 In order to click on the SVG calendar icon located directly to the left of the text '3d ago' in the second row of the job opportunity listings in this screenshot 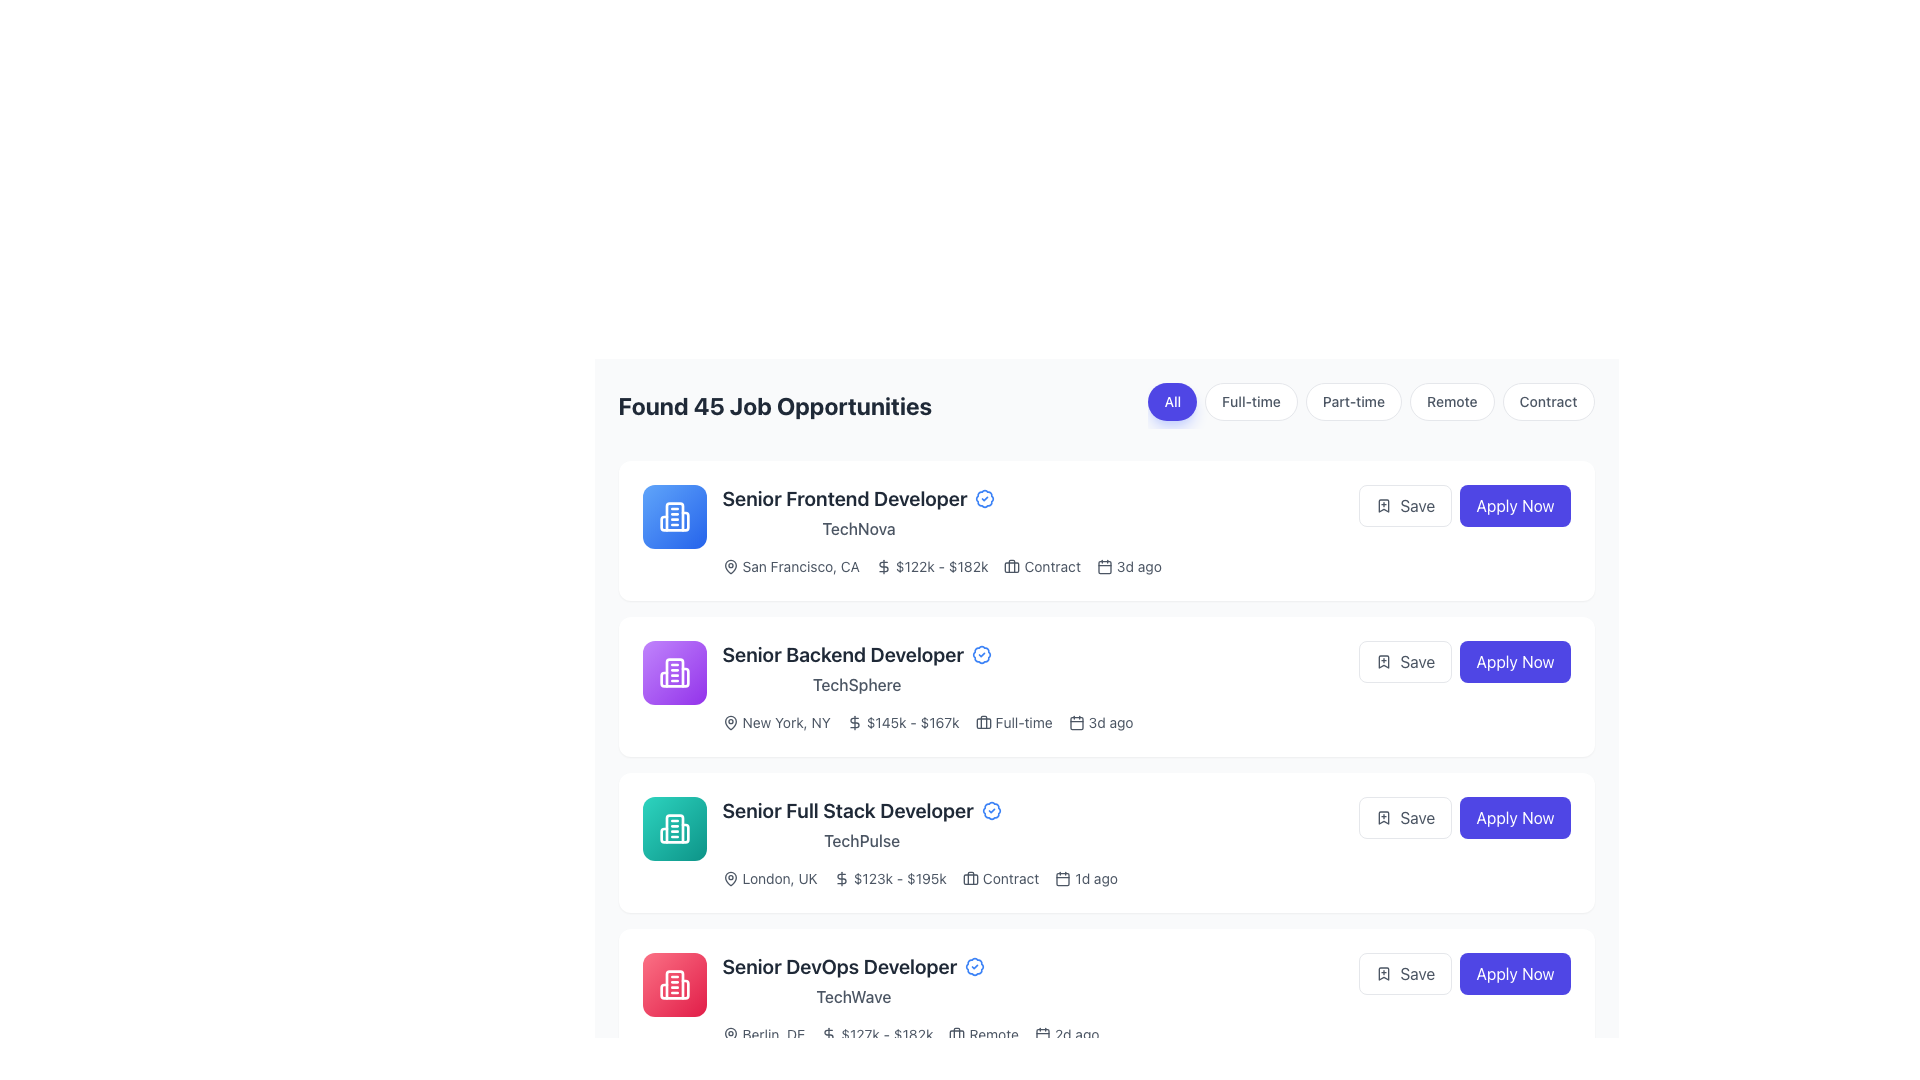, I will do `click(1075, 722)`.